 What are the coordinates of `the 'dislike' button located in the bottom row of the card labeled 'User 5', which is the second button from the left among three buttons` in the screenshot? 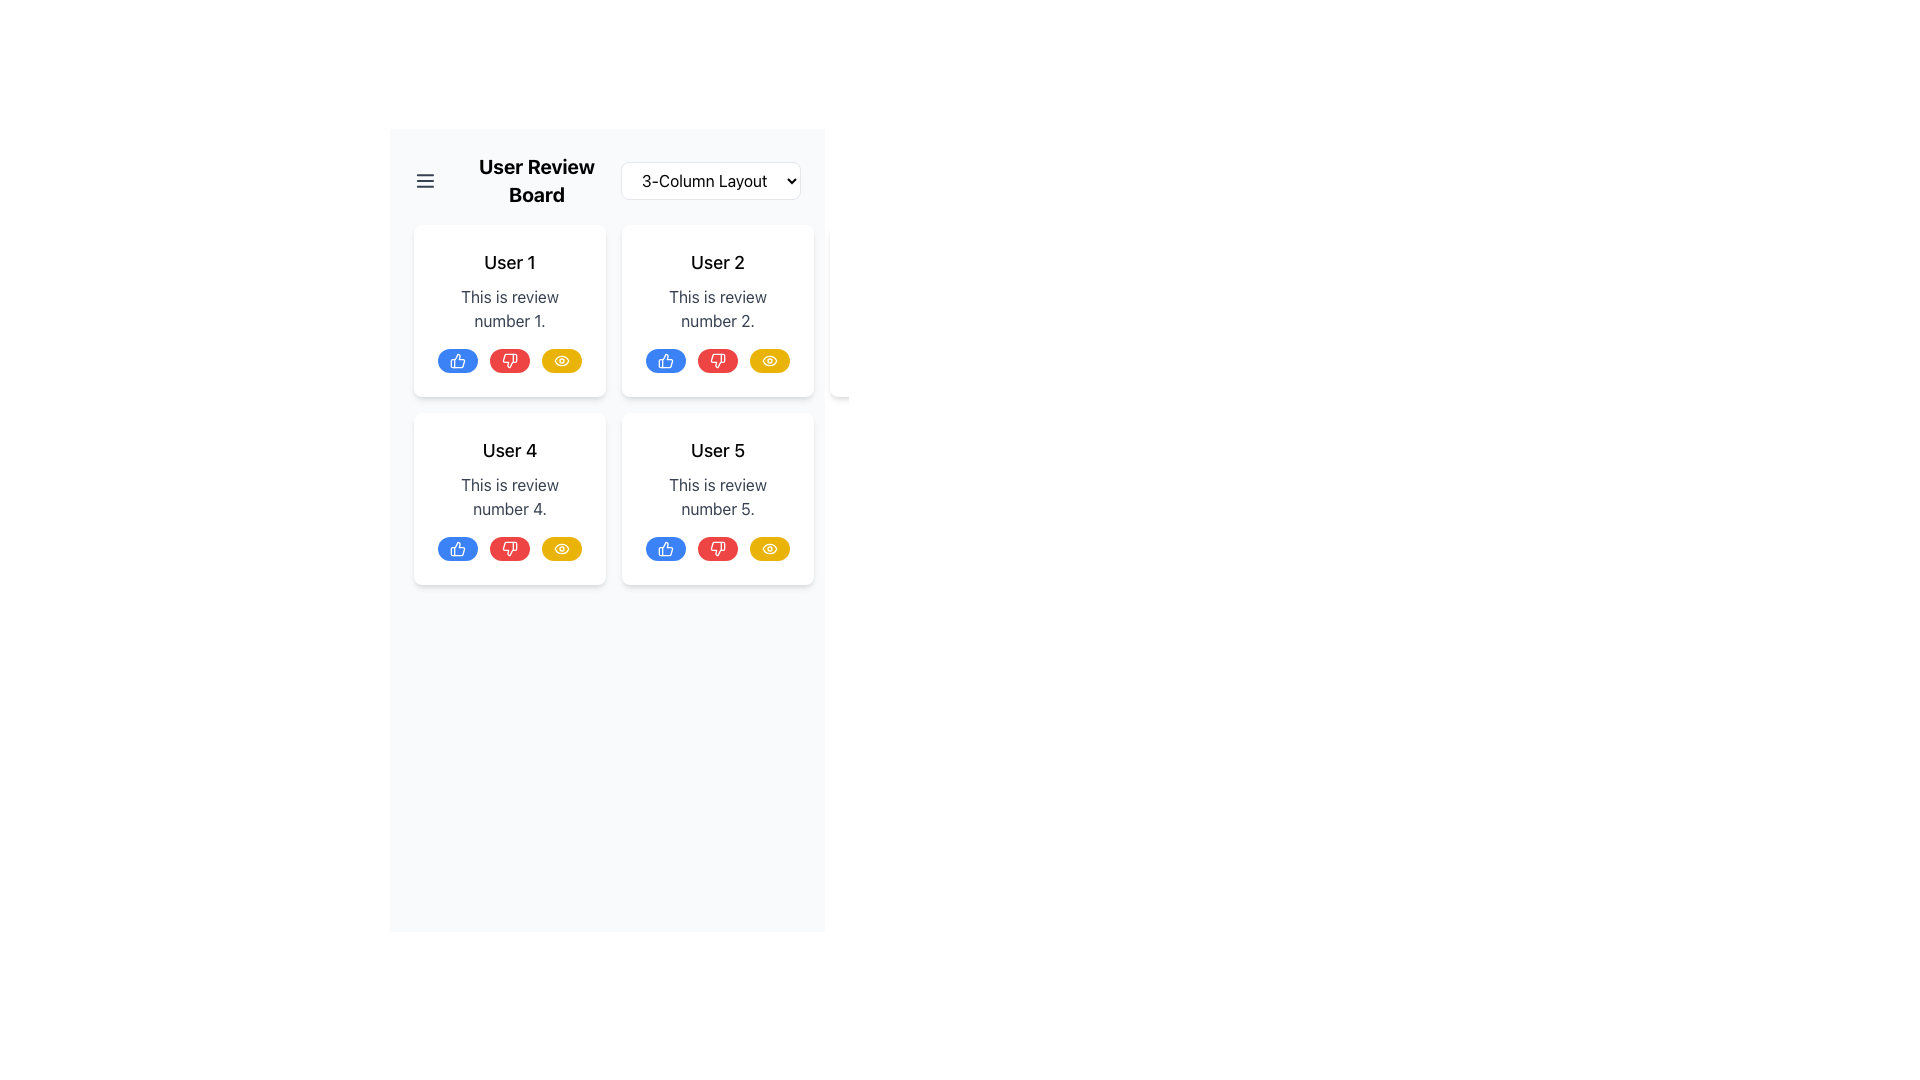 It's located at (718, 548).